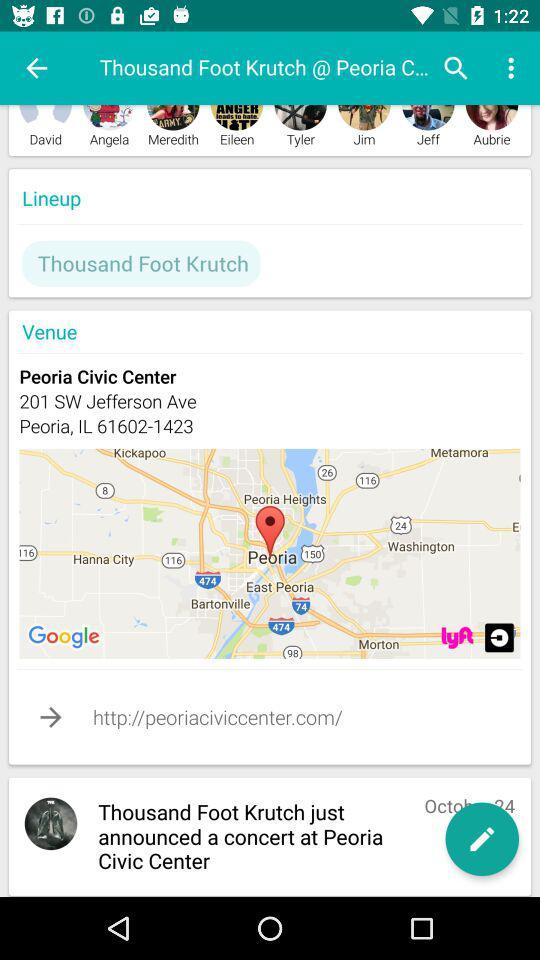 This screenshot has height=960, width=540. I want to click on location, so click(498, 636).